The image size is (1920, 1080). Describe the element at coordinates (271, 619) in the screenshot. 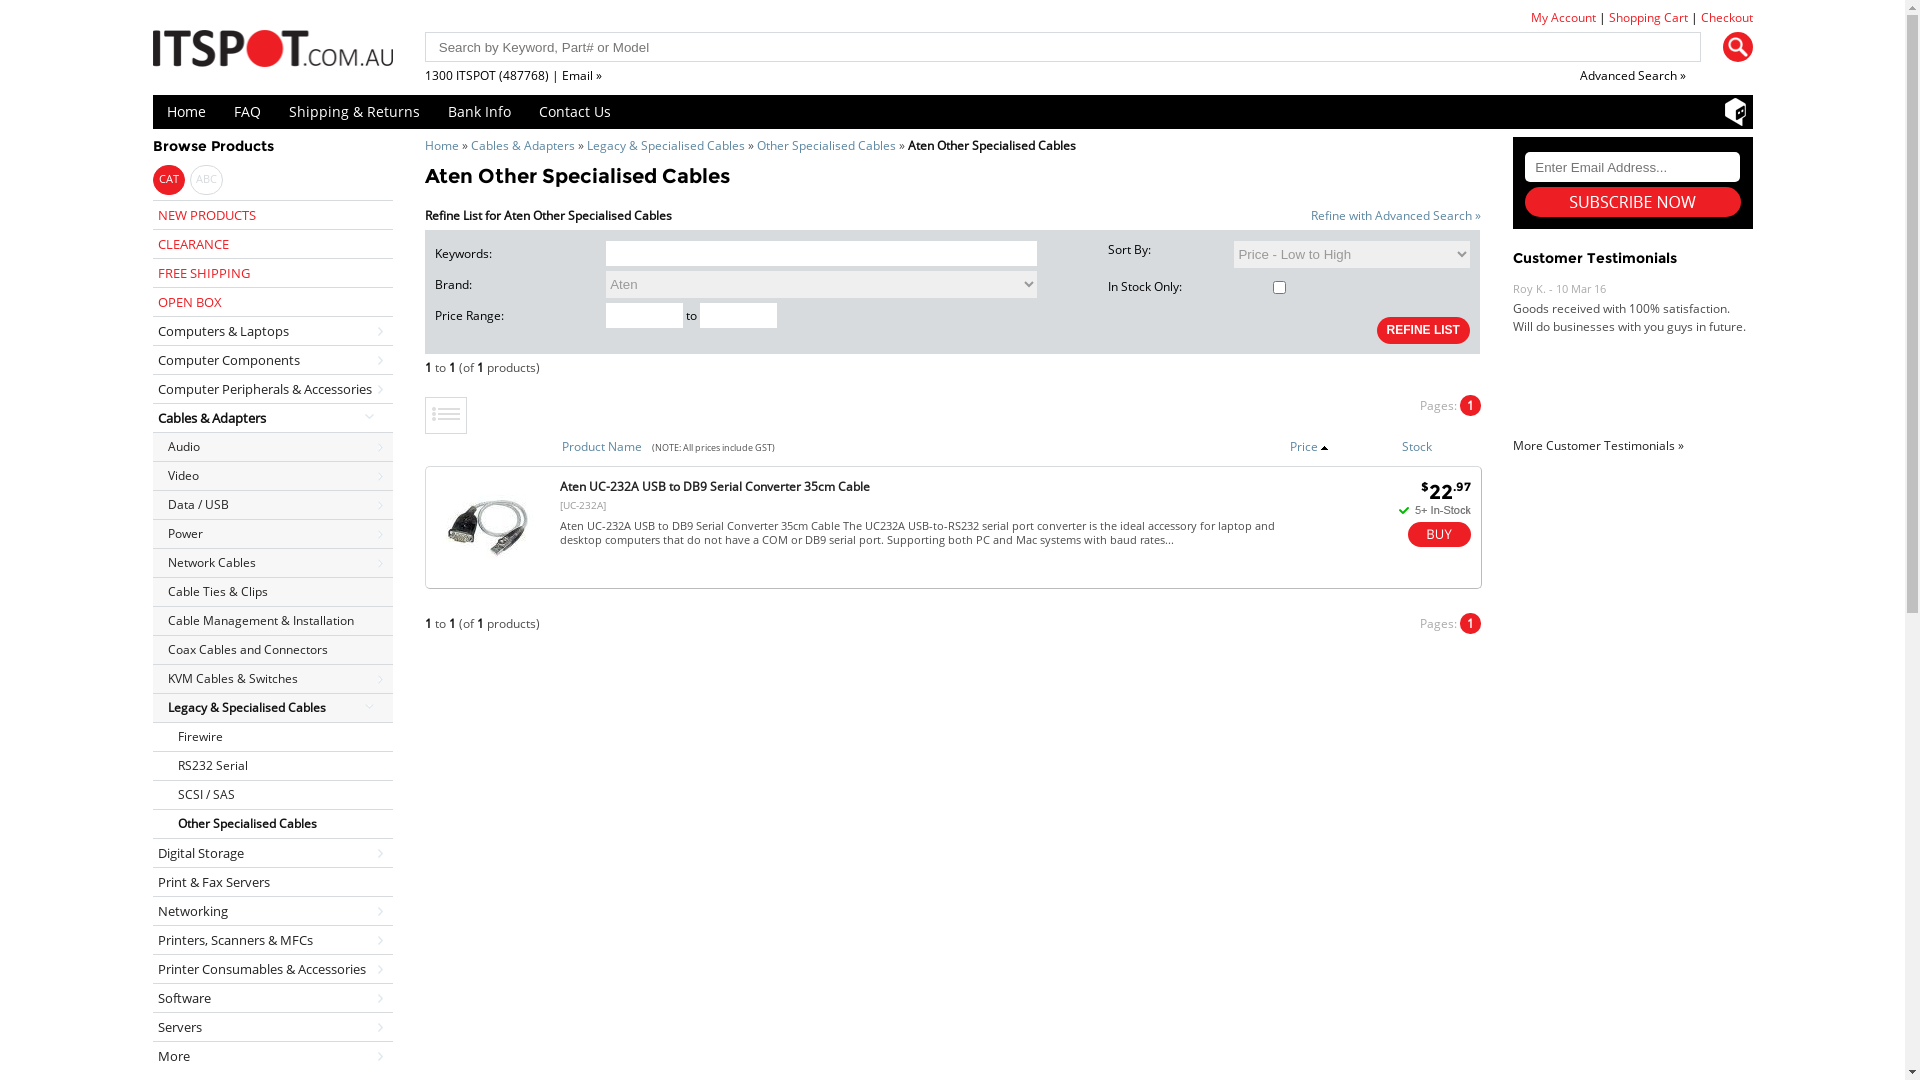

I see `'Cable Management & Installation'` at that location.